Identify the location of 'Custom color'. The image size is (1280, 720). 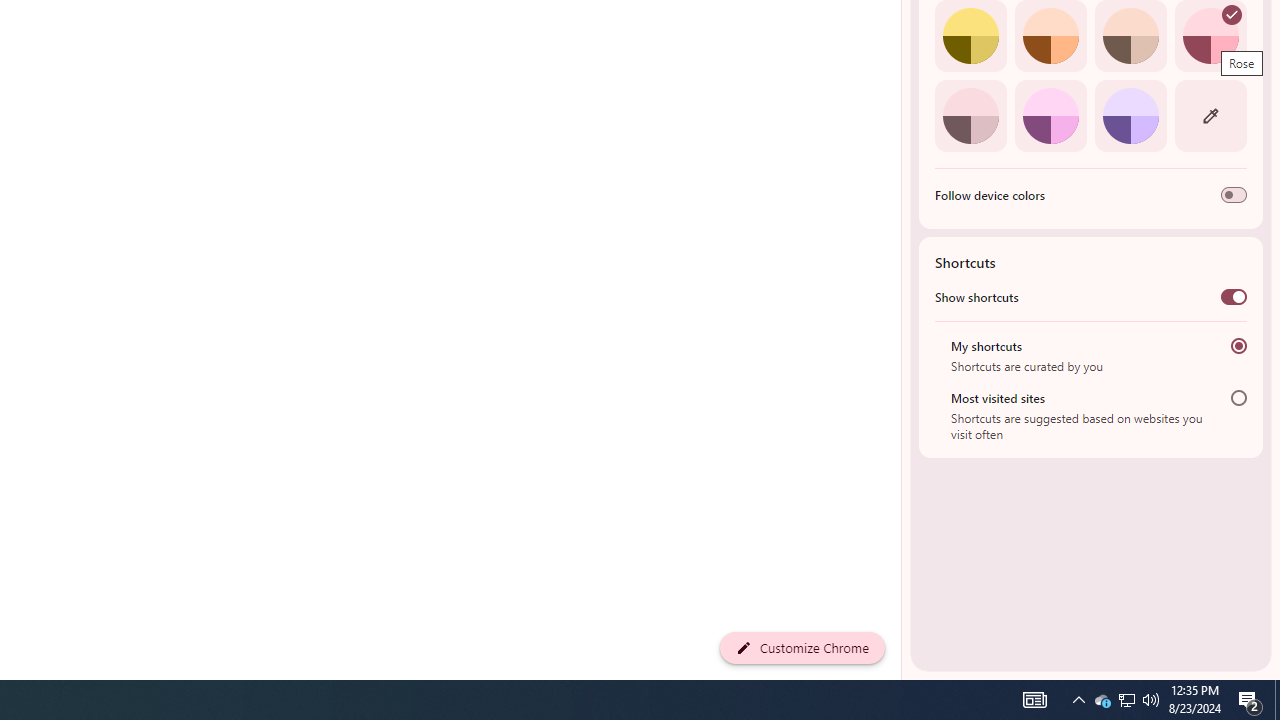
(1209, 115).